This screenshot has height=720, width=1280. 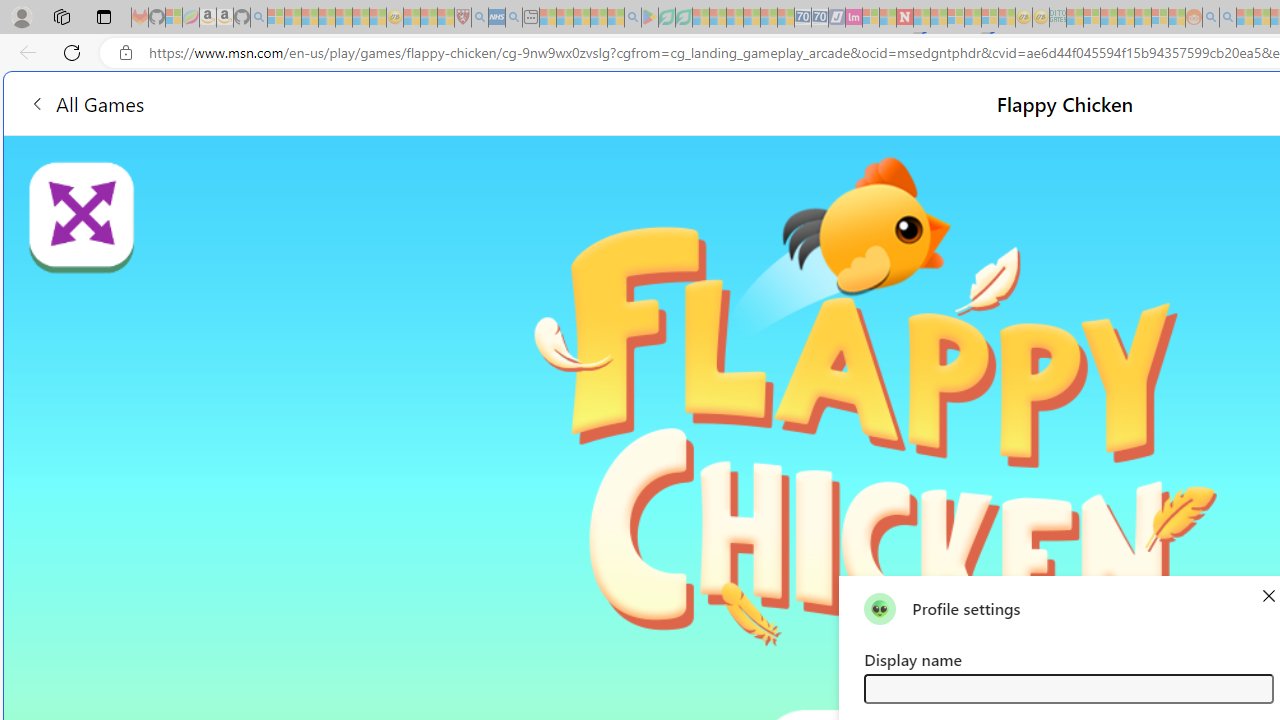 I want to click on 'The Weather Channel - MSN - Sleeping', so click(x=308, y=17).